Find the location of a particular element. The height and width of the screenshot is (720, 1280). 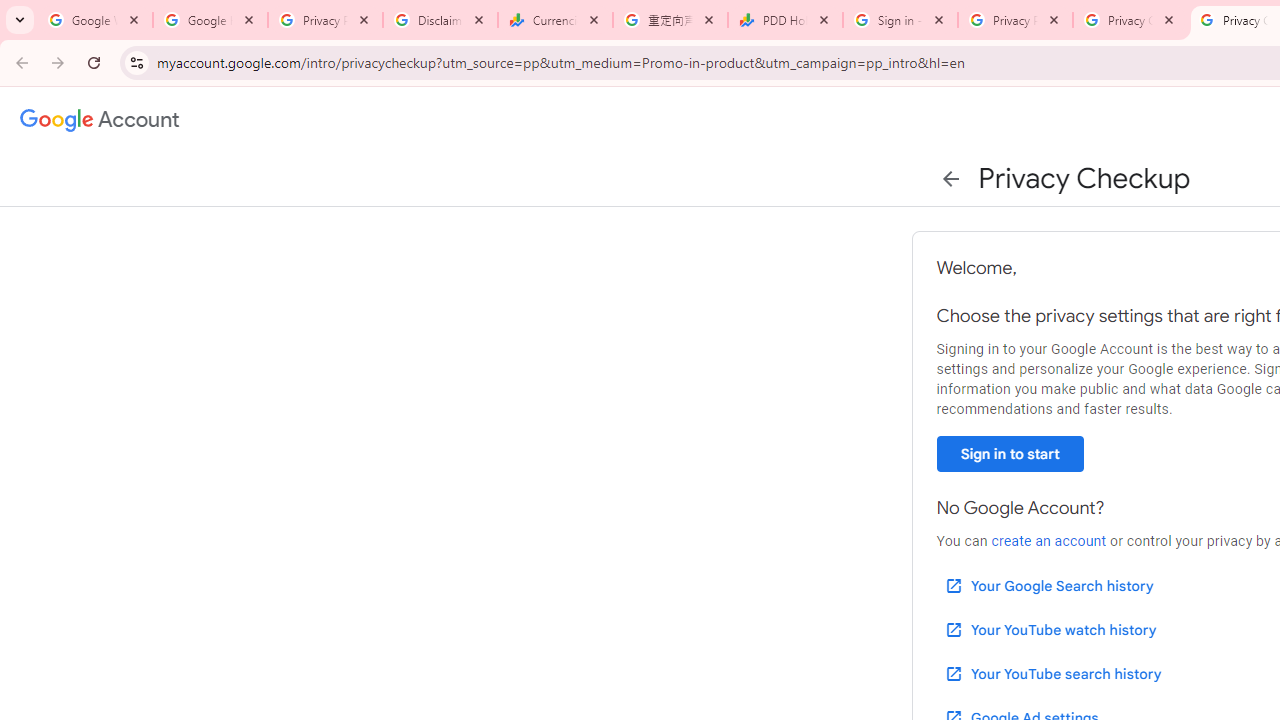

'Your Google Search history' is located at coordinates (1047, 585).